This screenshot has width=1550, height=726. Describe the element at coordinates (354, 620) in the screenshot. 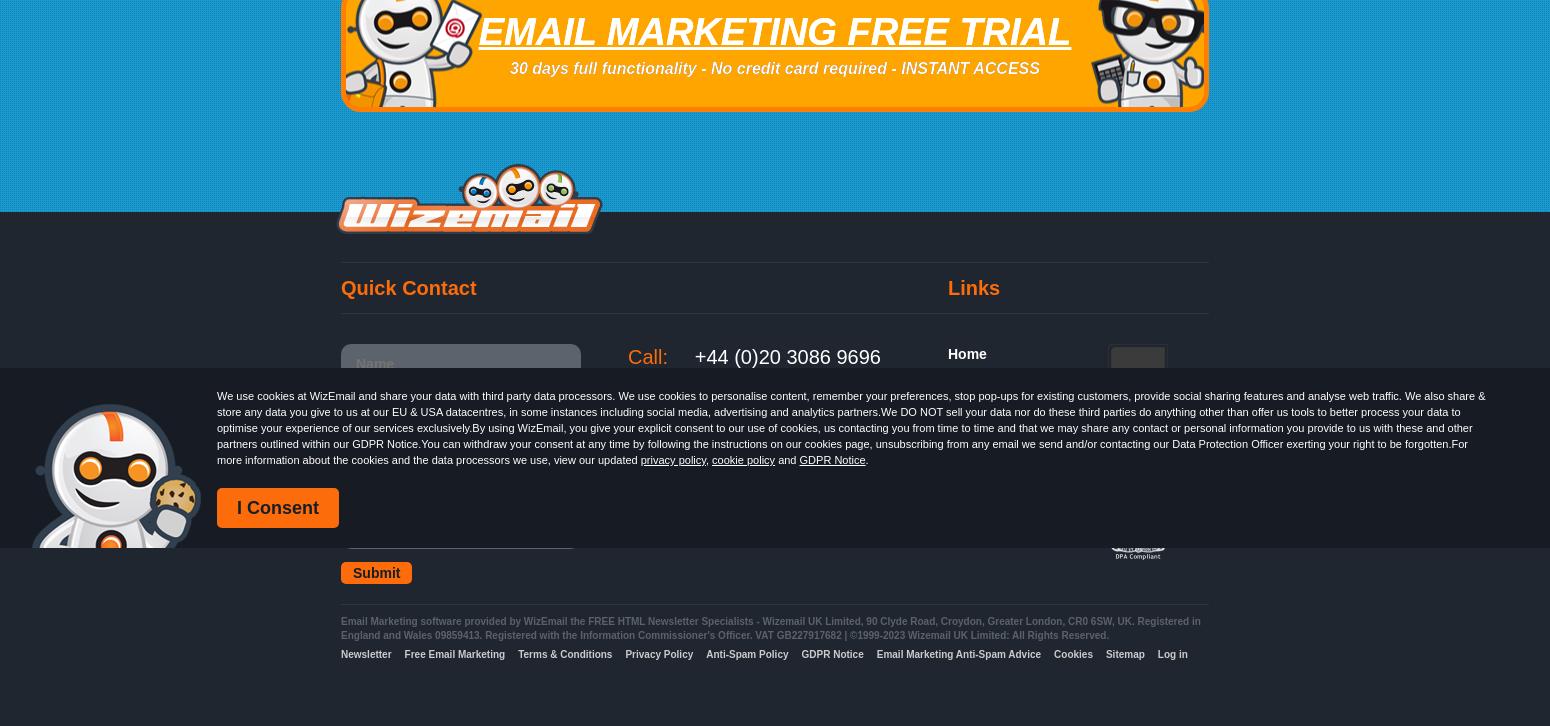

I see `'Email'` at that location.